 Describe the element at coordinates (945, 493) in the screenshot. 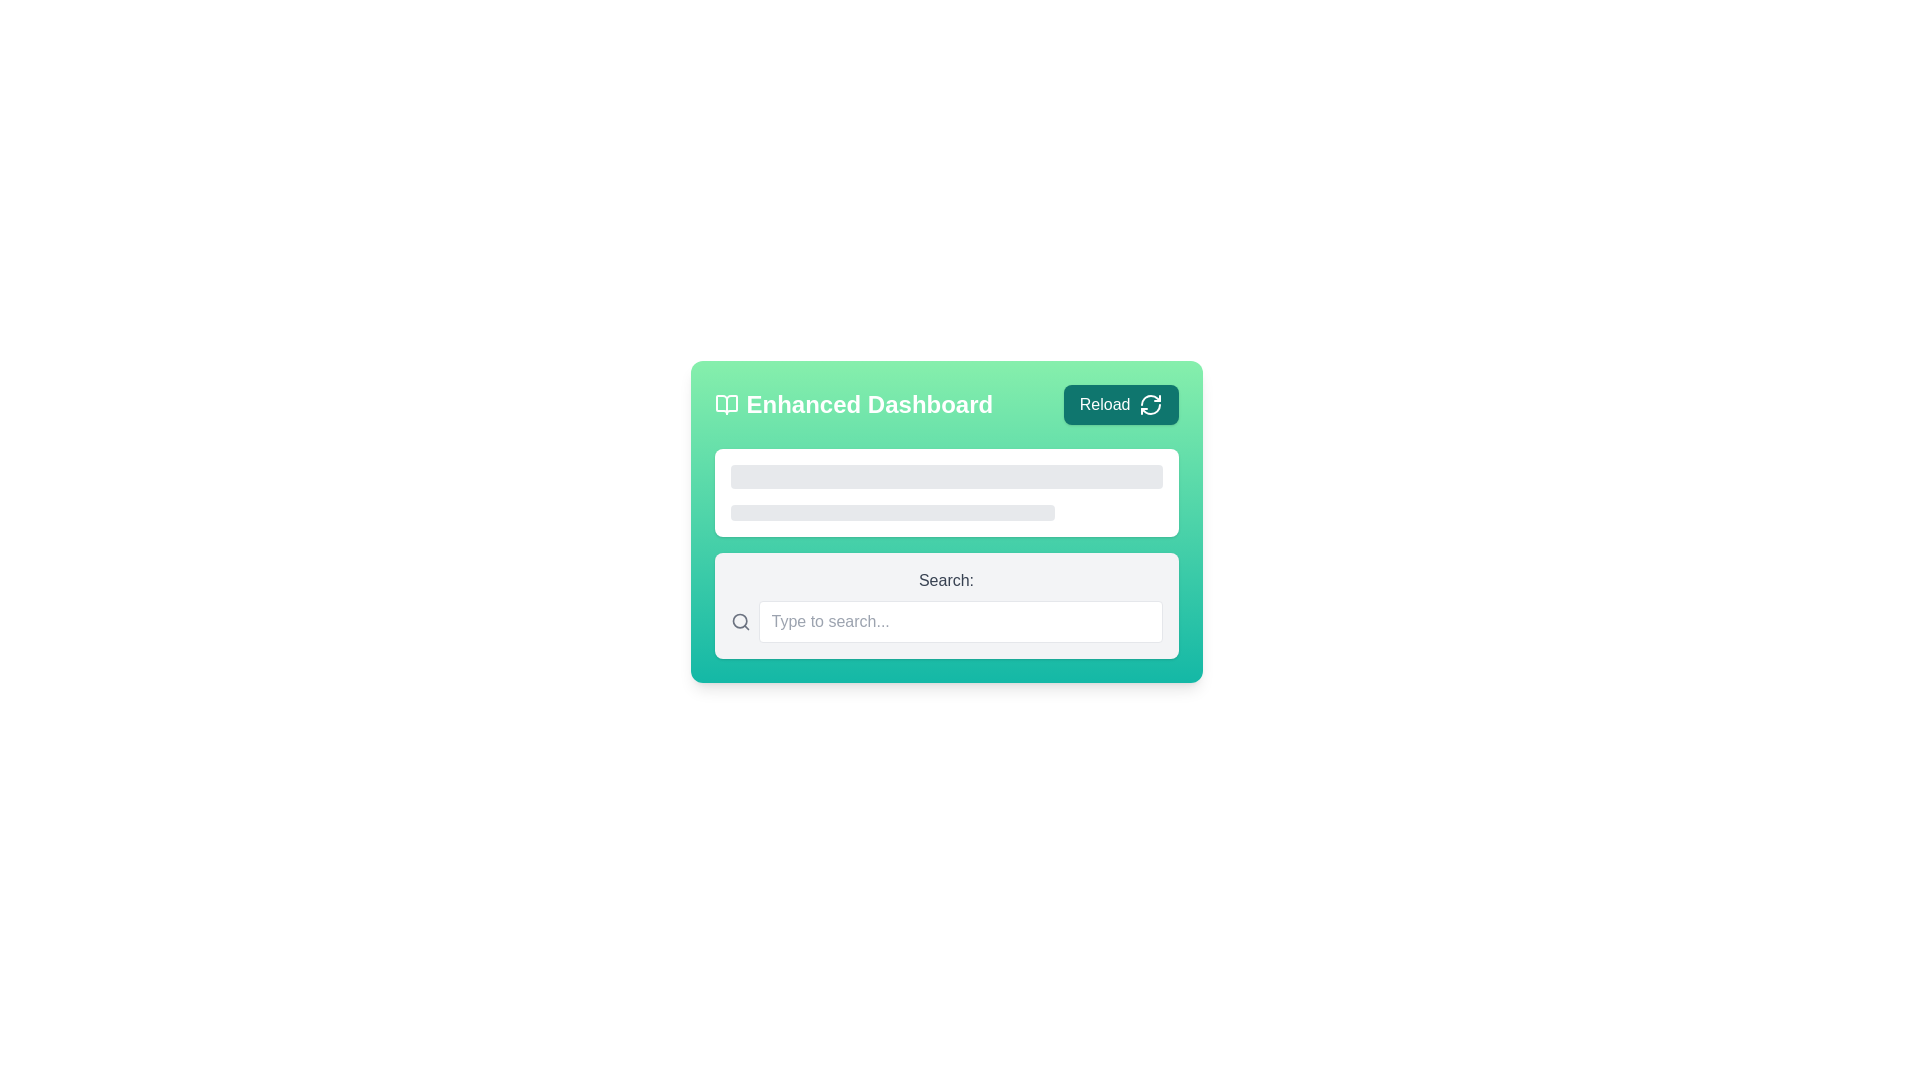

I see `the loading bar or content bar within the 'Enhanced Dashboard' card, which is a light gray rectangular block located below the header section and above the search bar` at that location.